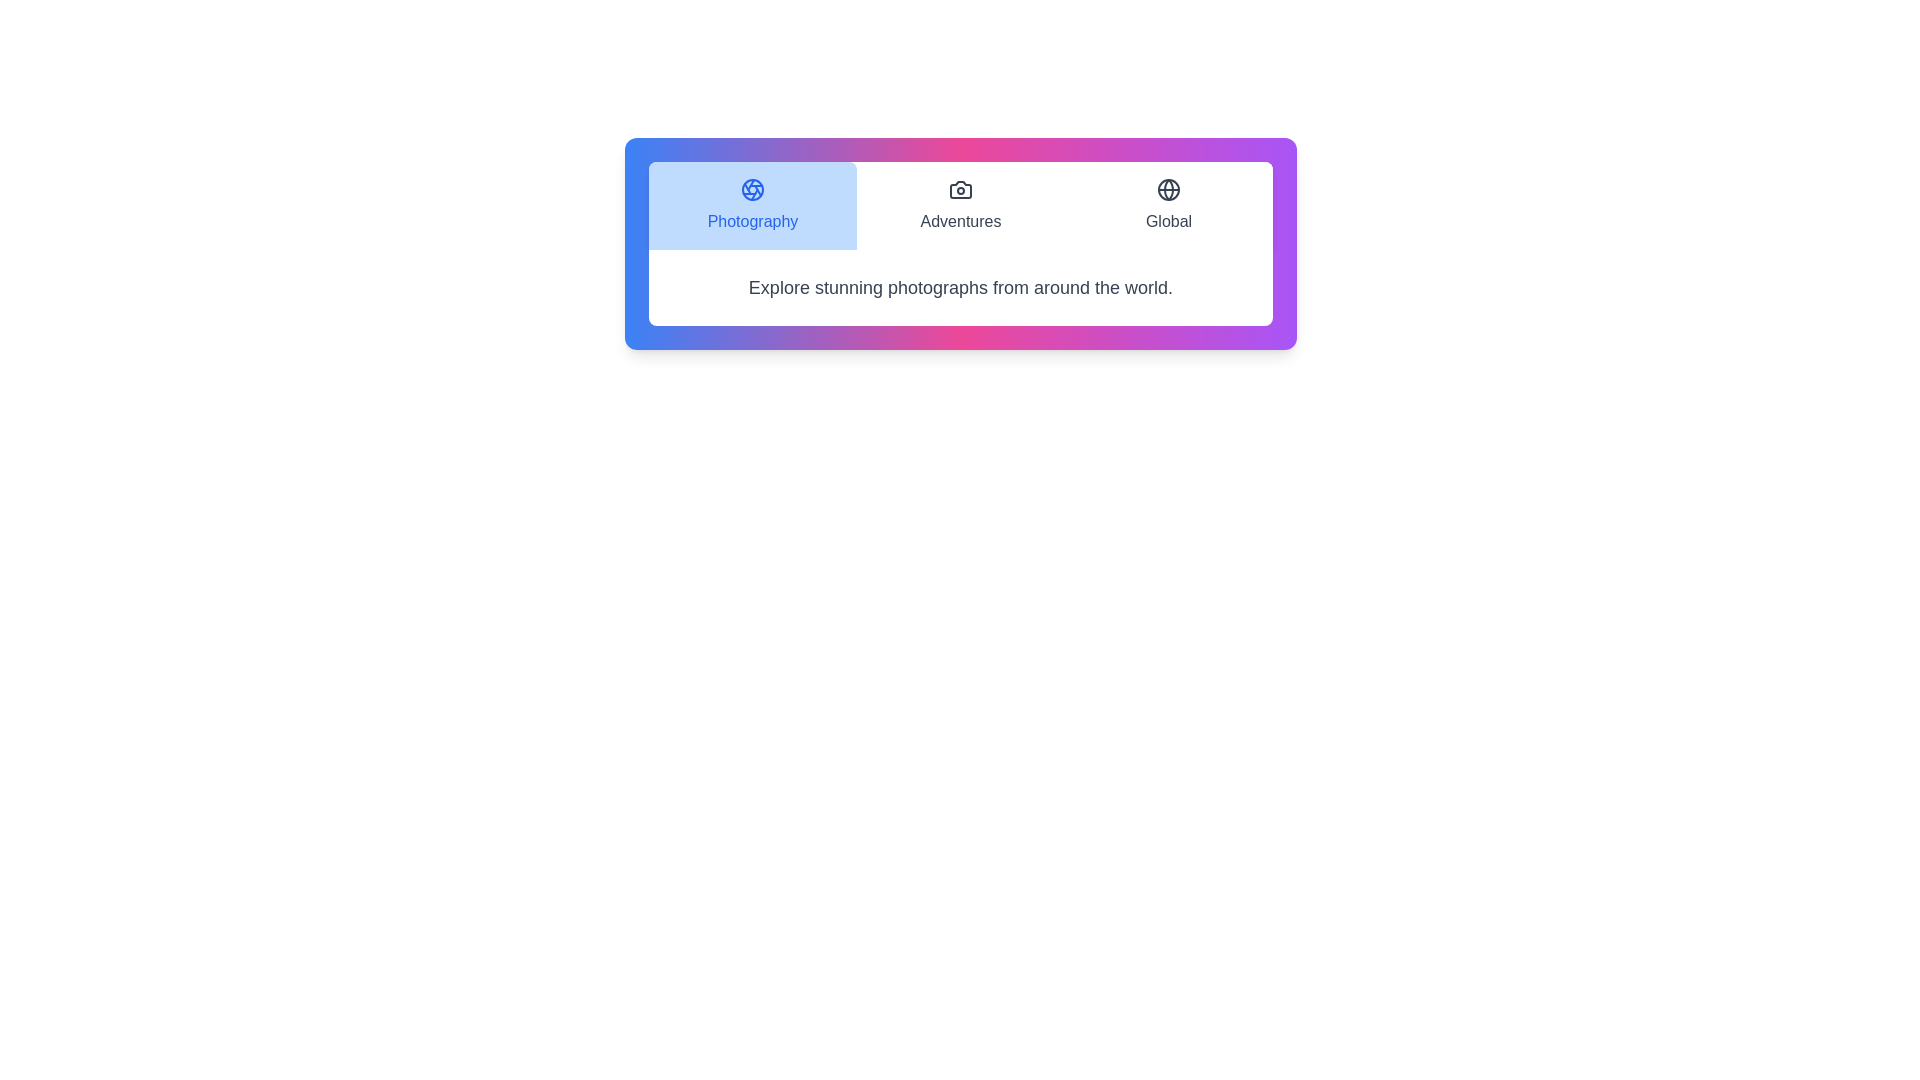 The height and width of the screenshot is (1080, 1920). What do you see at coordinates (960, 189) in the screenshot?
I see `the 'Adventures' icon in the upper horizontal menu` at bounding box center [960, 189].